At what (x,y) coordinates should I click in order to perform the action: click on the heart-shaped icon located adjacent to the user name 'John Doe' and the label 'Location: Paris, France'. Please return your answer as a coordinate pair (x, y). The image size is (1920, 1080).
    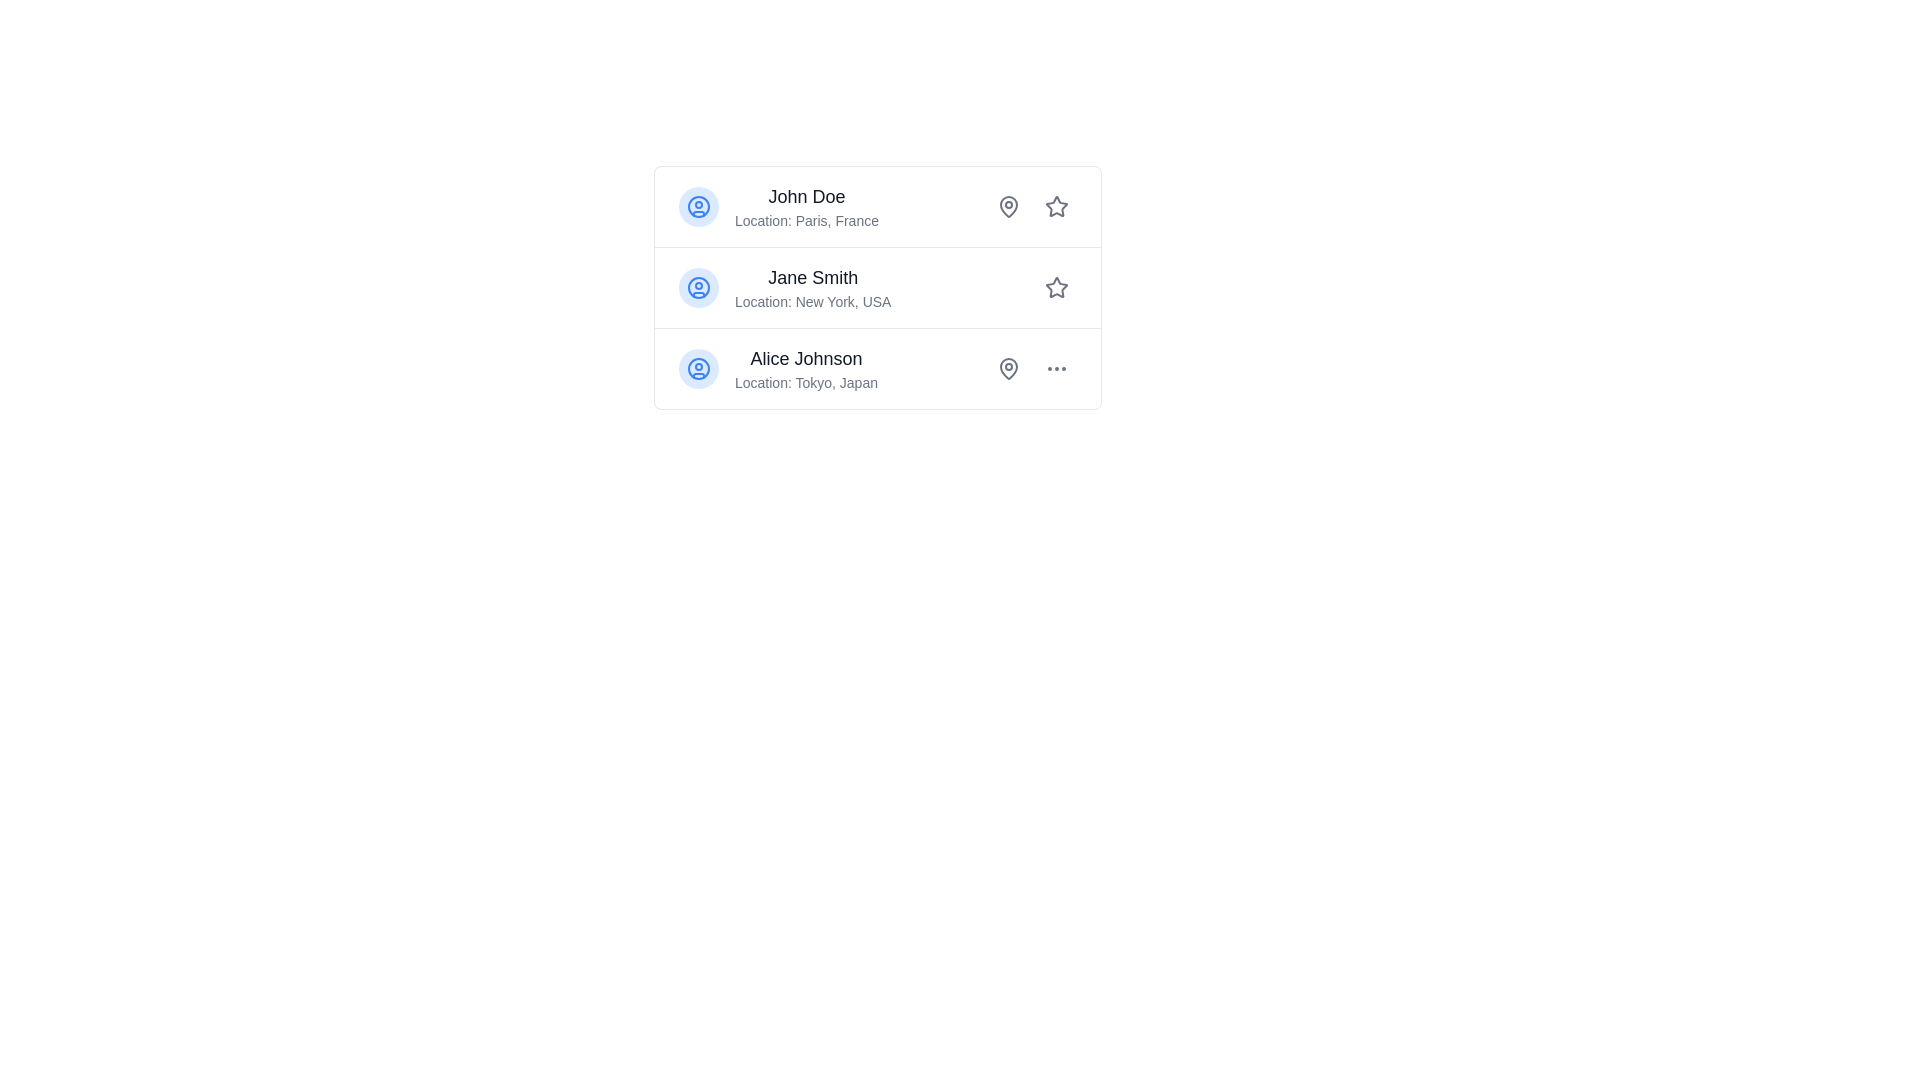
    Looking at the image, I should click on (1008, 205).